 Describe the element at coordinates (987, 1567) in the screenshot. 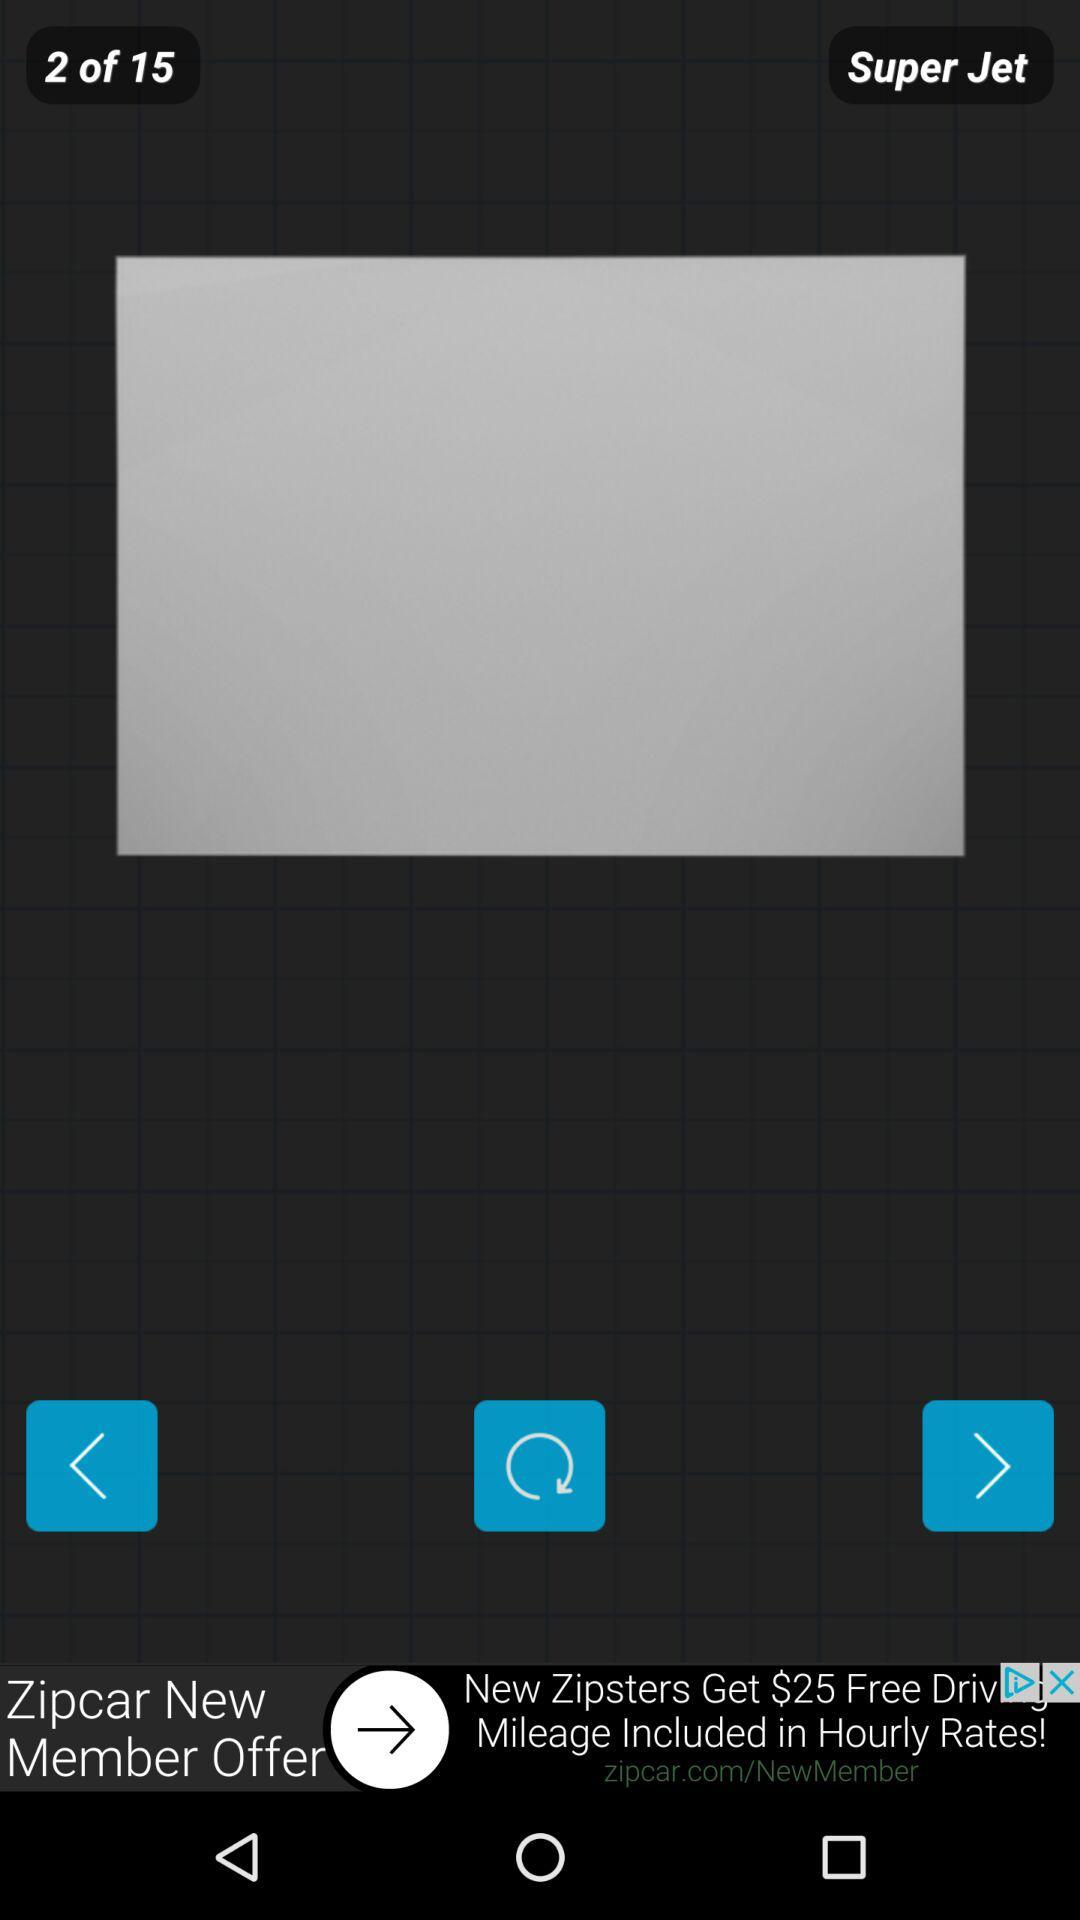

I see `the arrow_forward icon` at that location.